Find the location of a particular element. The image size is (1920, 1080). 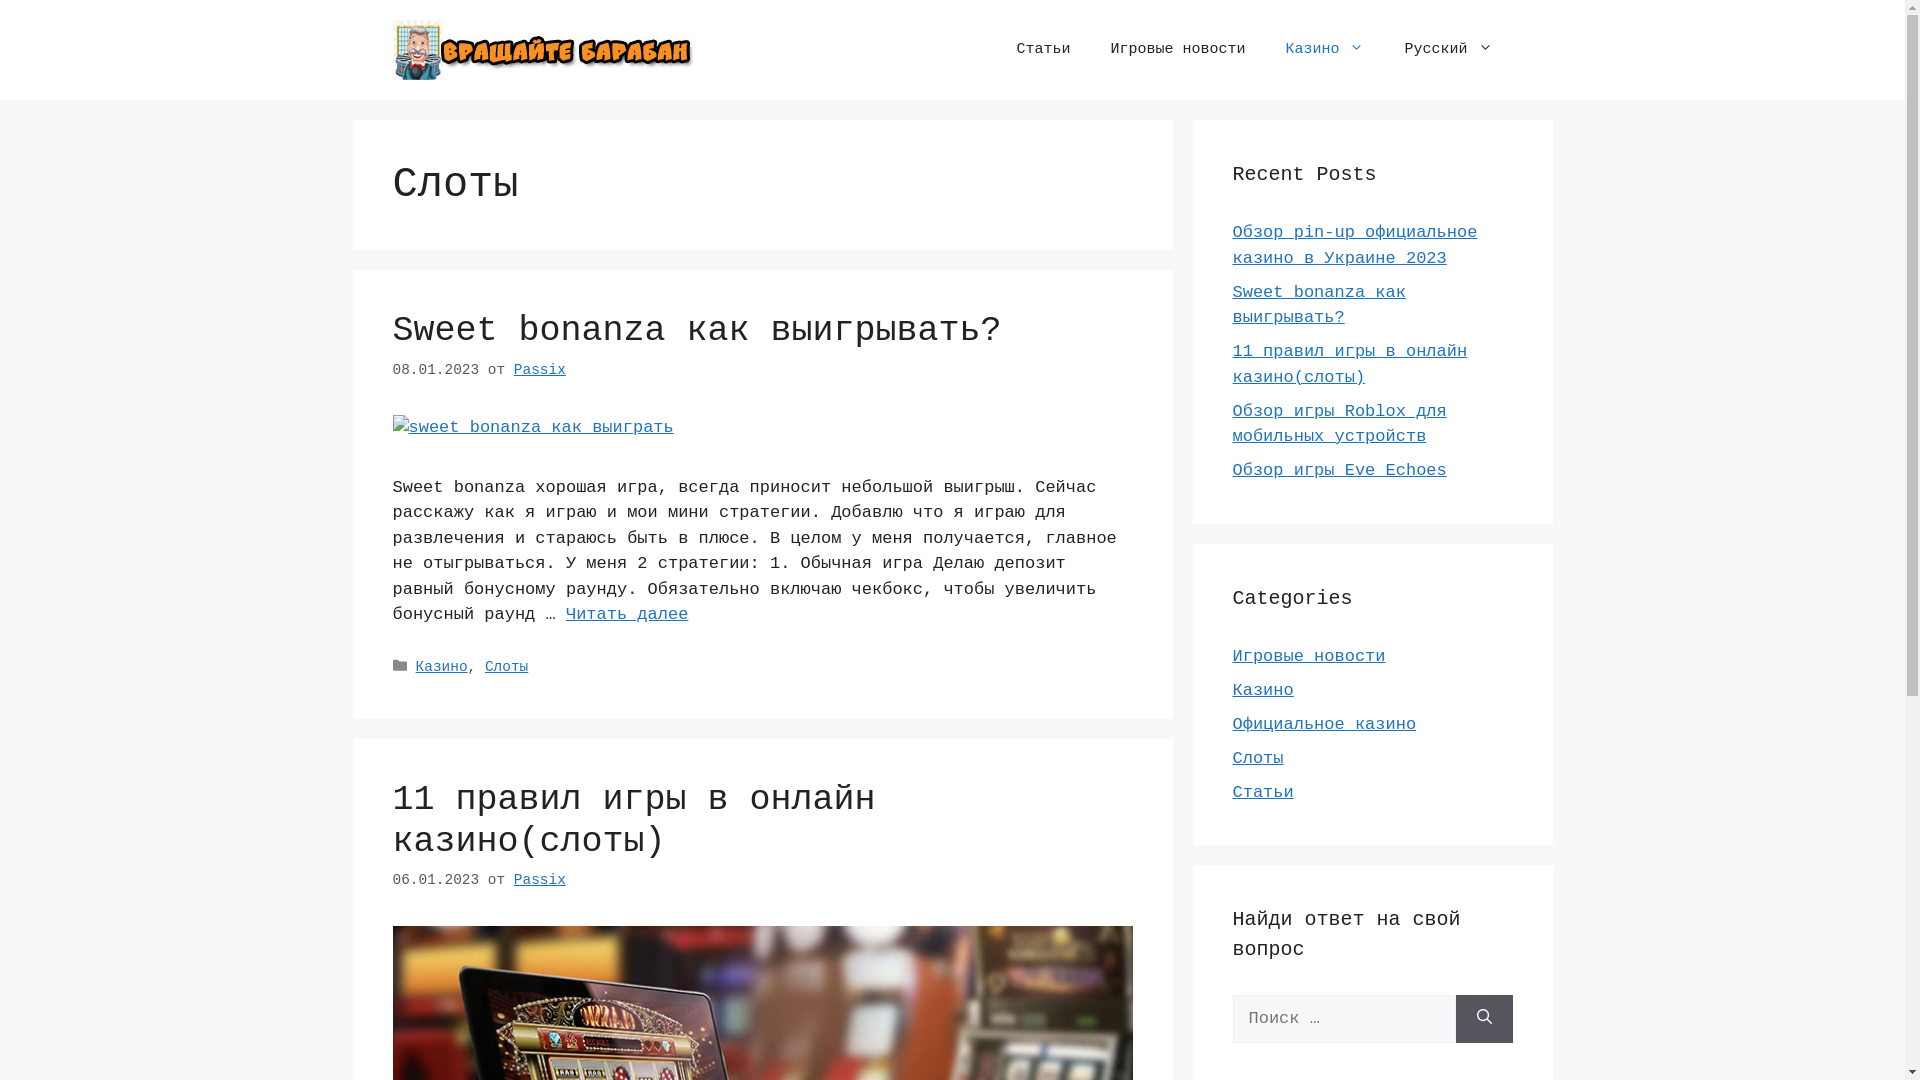

'Passix' is located at coordinates (539, 878).